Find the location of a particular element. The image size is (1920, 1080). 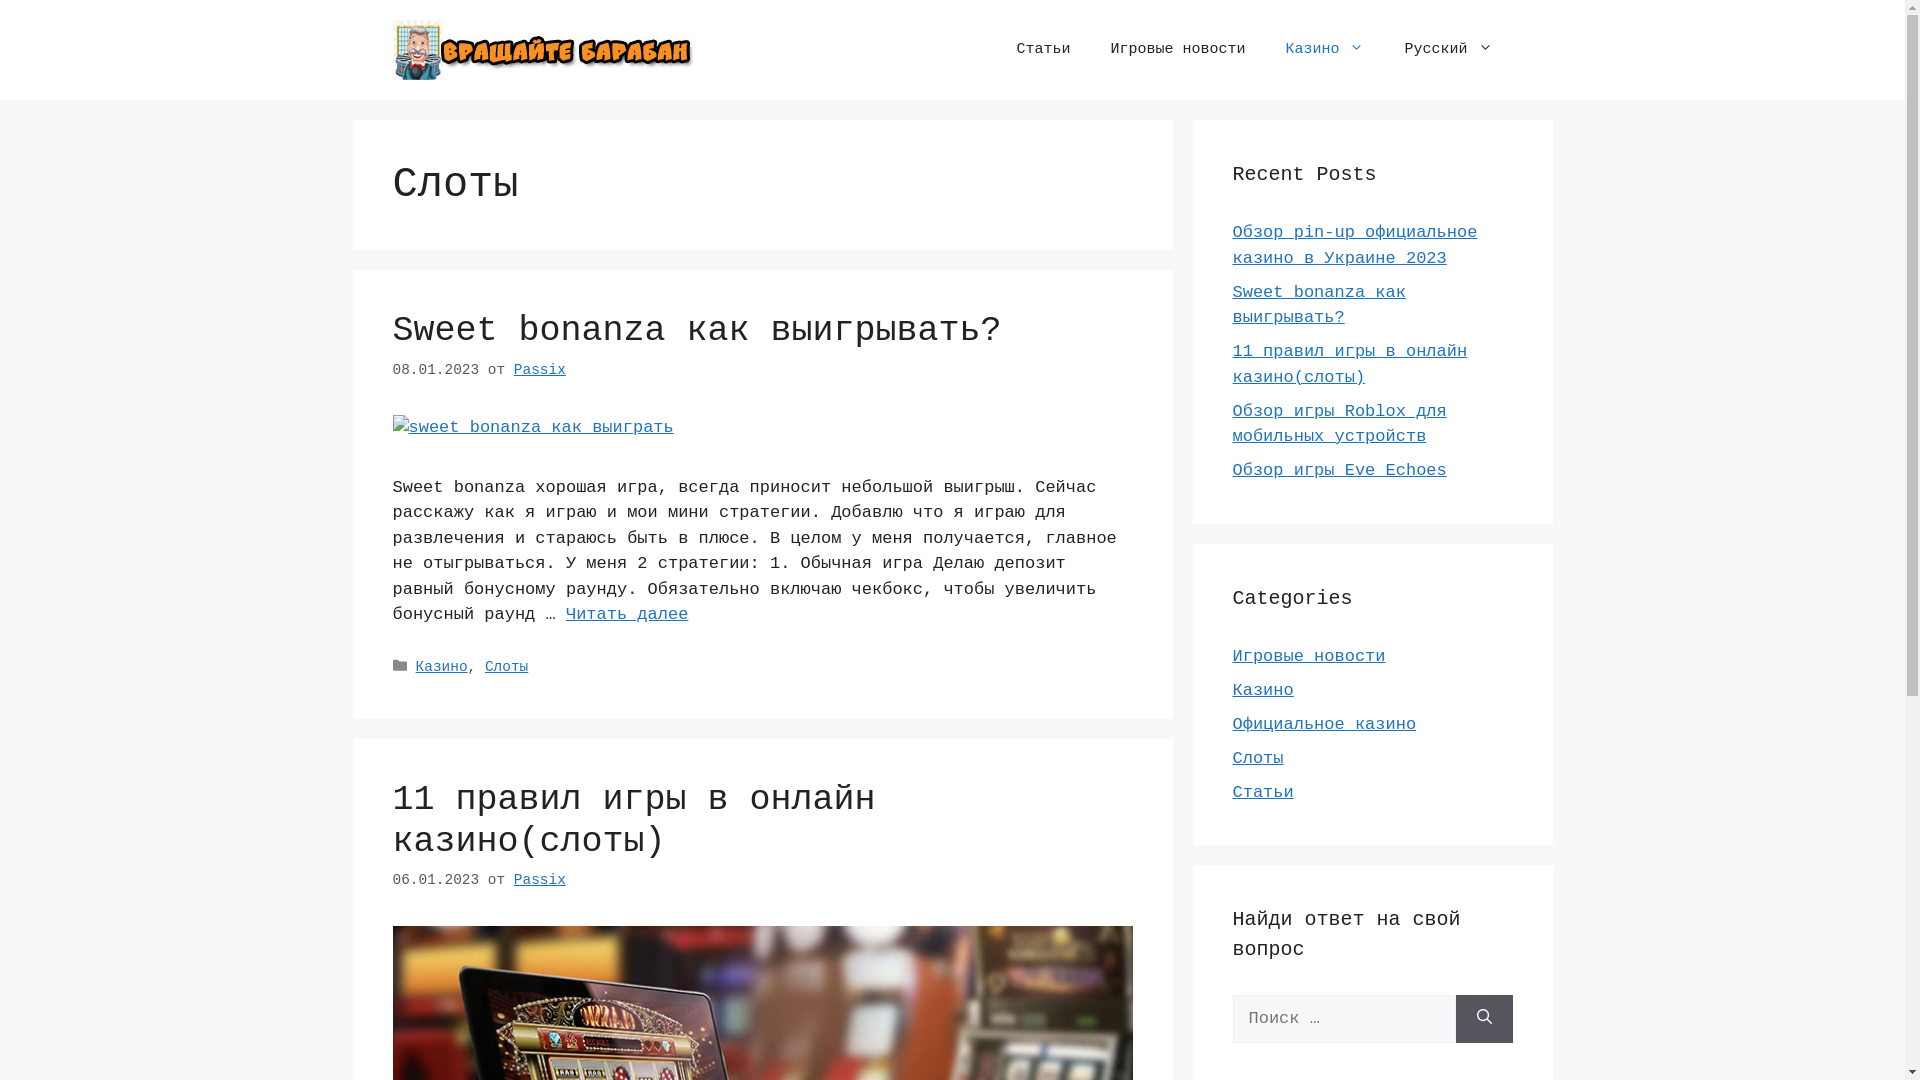

'Passix' is located at coordinates (539, 878).